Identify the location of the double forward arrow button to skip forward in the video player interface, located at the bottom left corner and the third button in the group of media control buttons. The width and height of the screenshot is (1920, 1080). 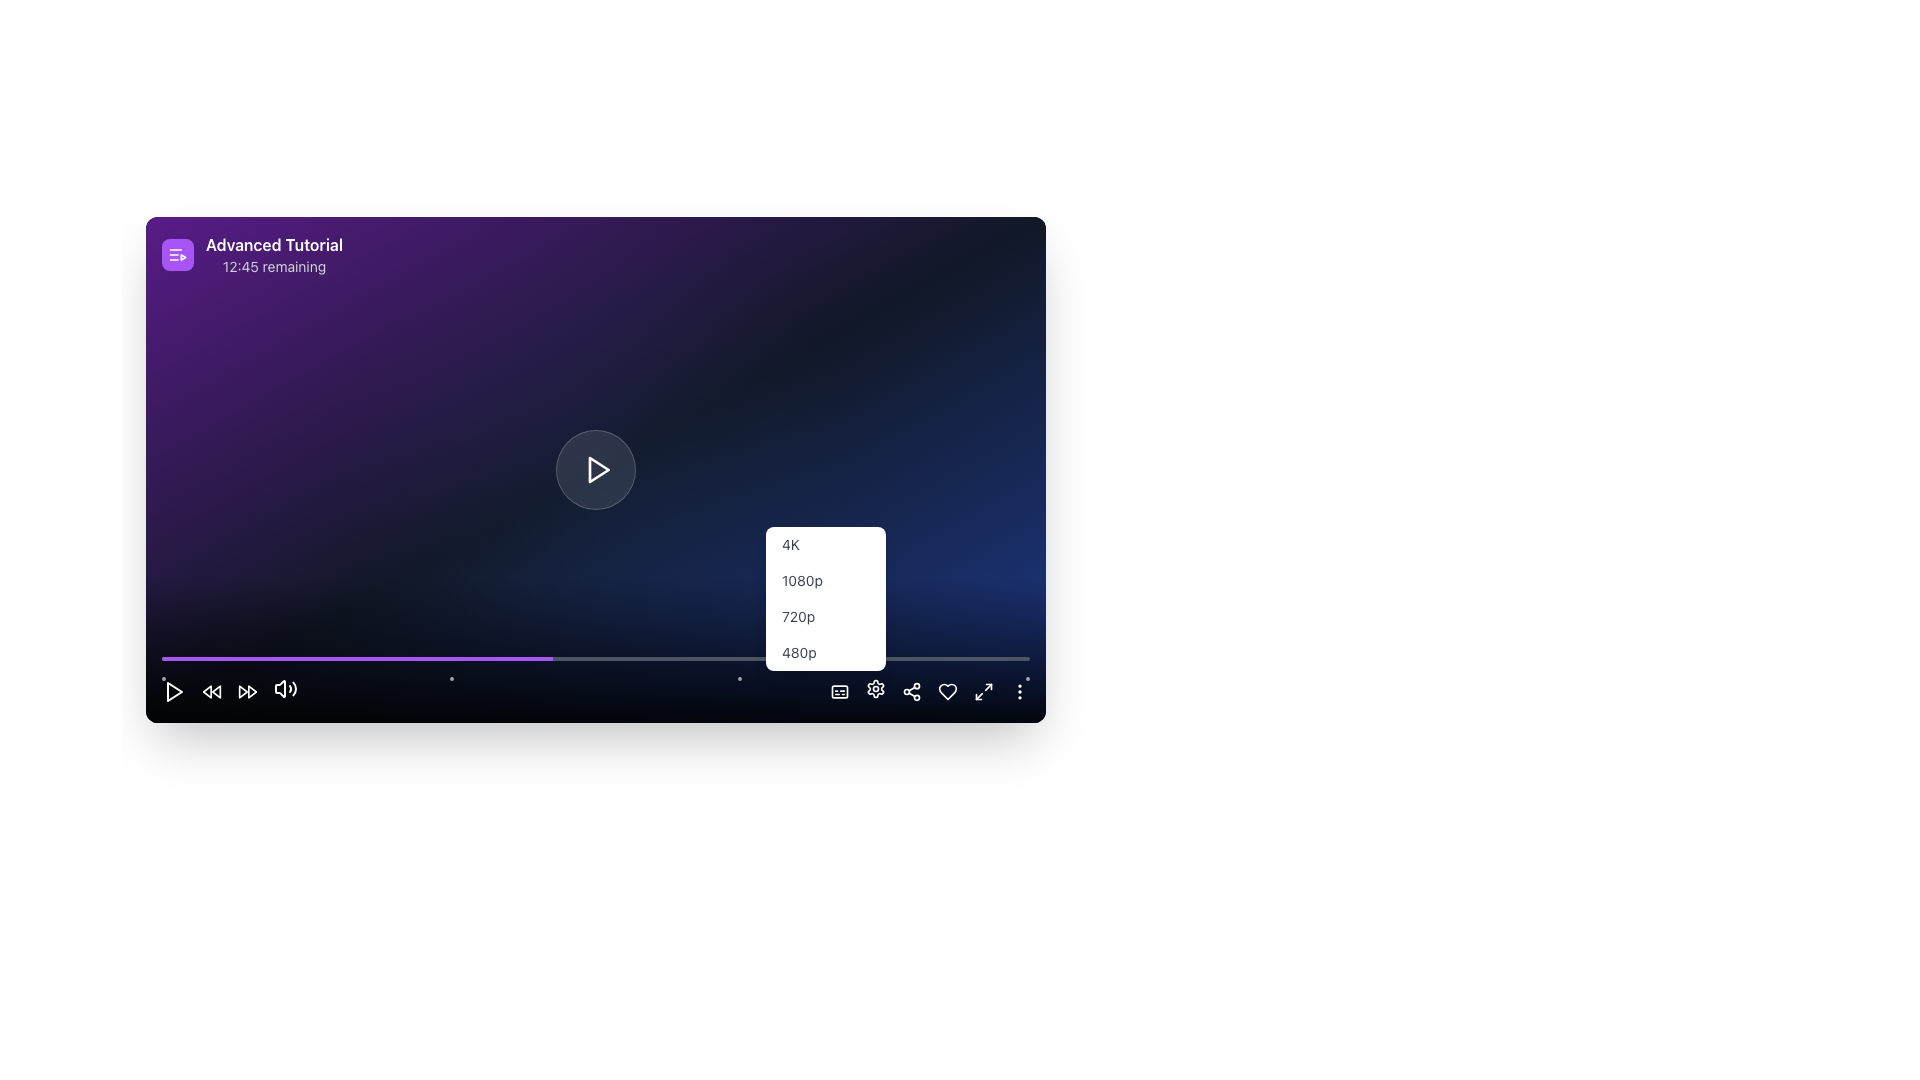
(247, 690).